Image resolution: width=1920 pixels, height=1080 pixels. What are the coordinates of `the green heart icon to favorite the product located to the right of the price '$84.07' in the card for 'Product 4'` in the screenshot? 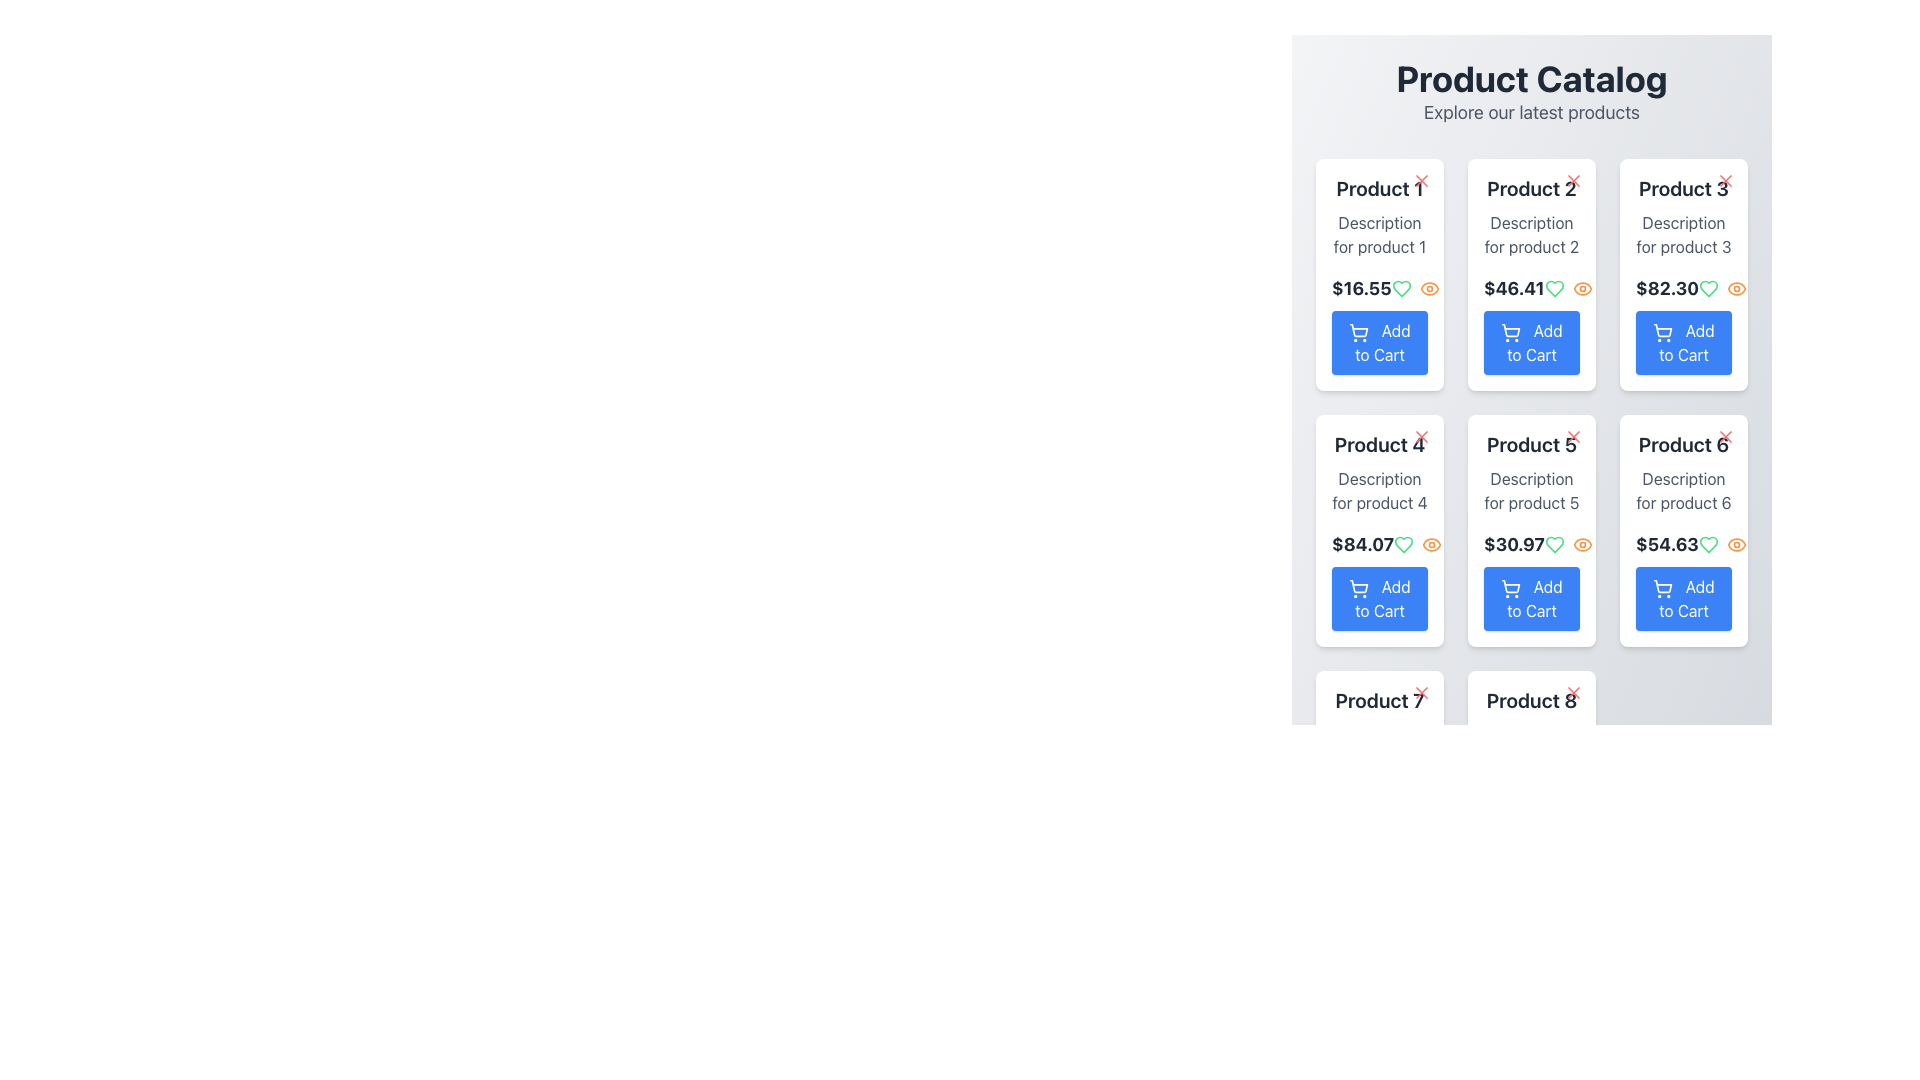 It's located at (1417, 544).